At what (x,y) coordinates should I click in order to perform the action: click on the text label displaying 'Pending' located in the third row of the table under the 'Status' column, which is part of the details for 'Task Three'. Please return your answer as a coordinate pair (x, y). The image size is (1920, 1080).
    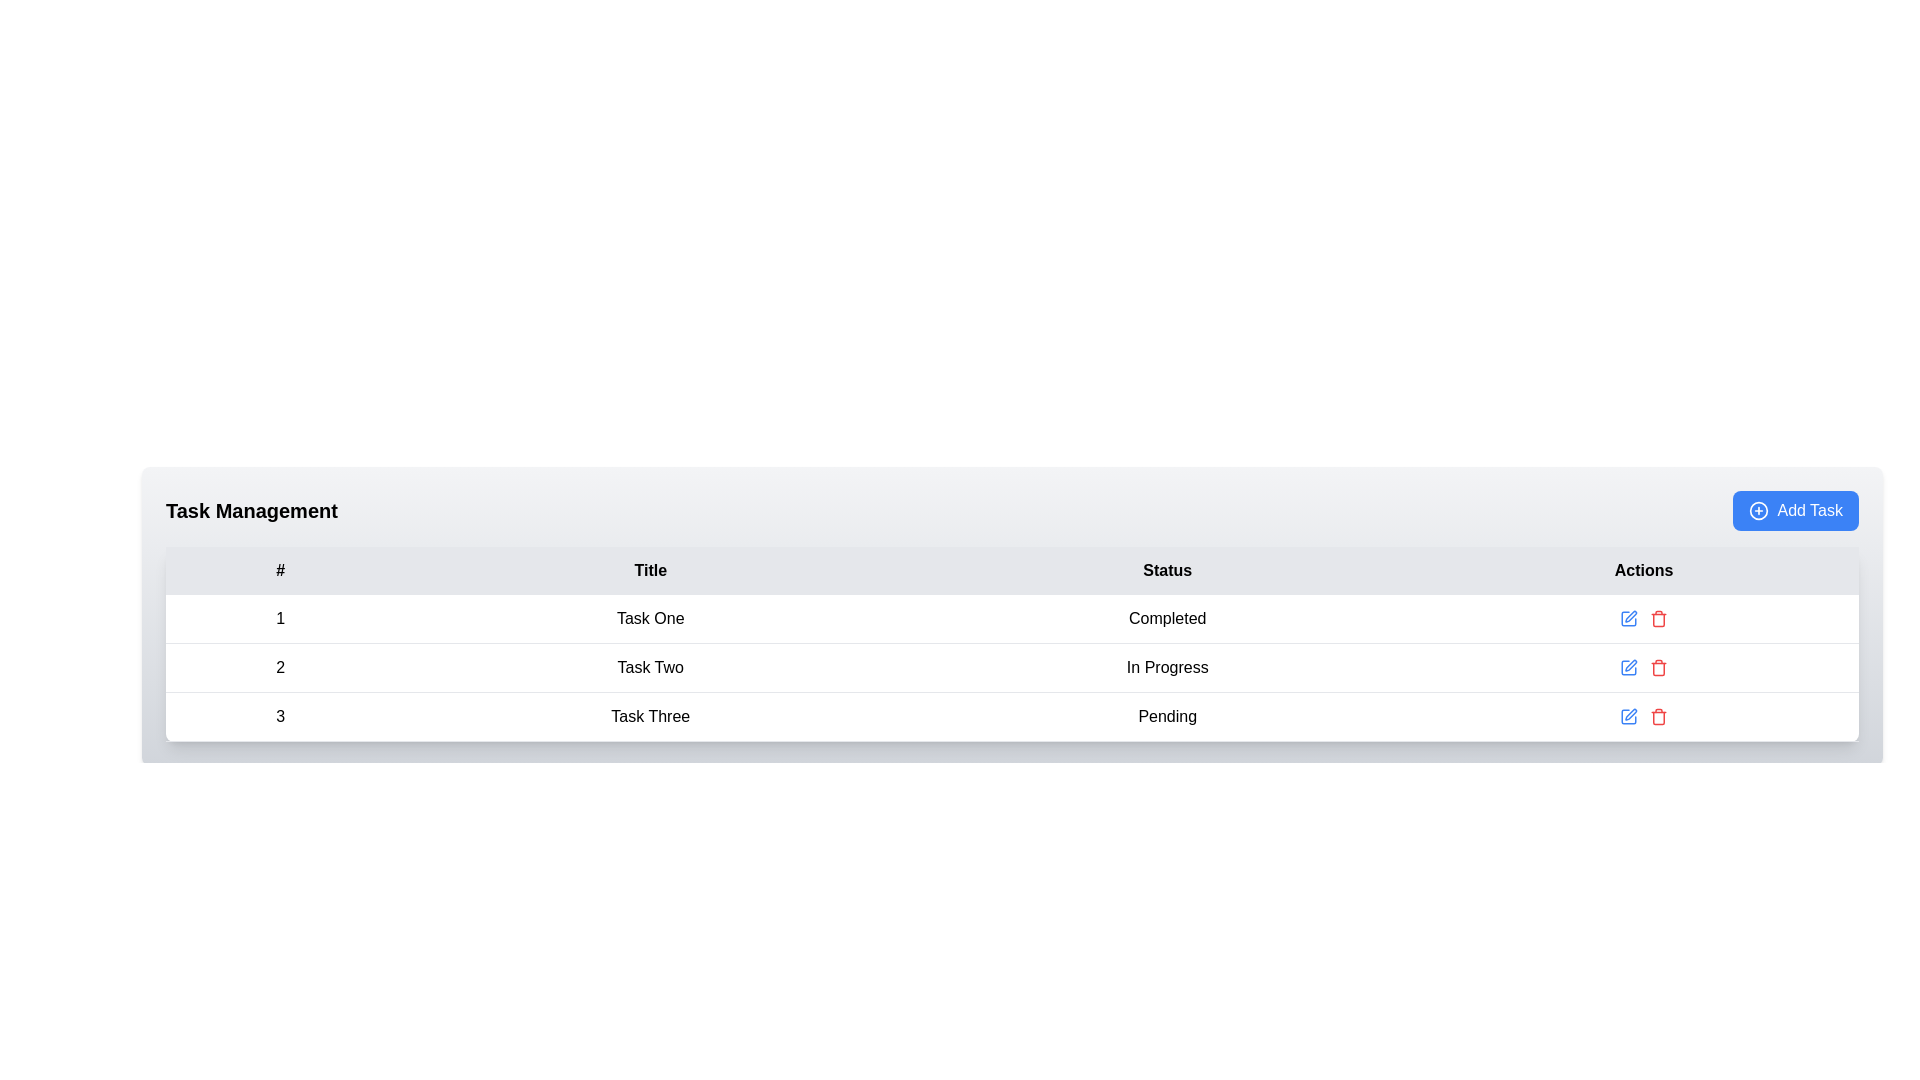
    Looking at the image, I should click on (1167, 716).